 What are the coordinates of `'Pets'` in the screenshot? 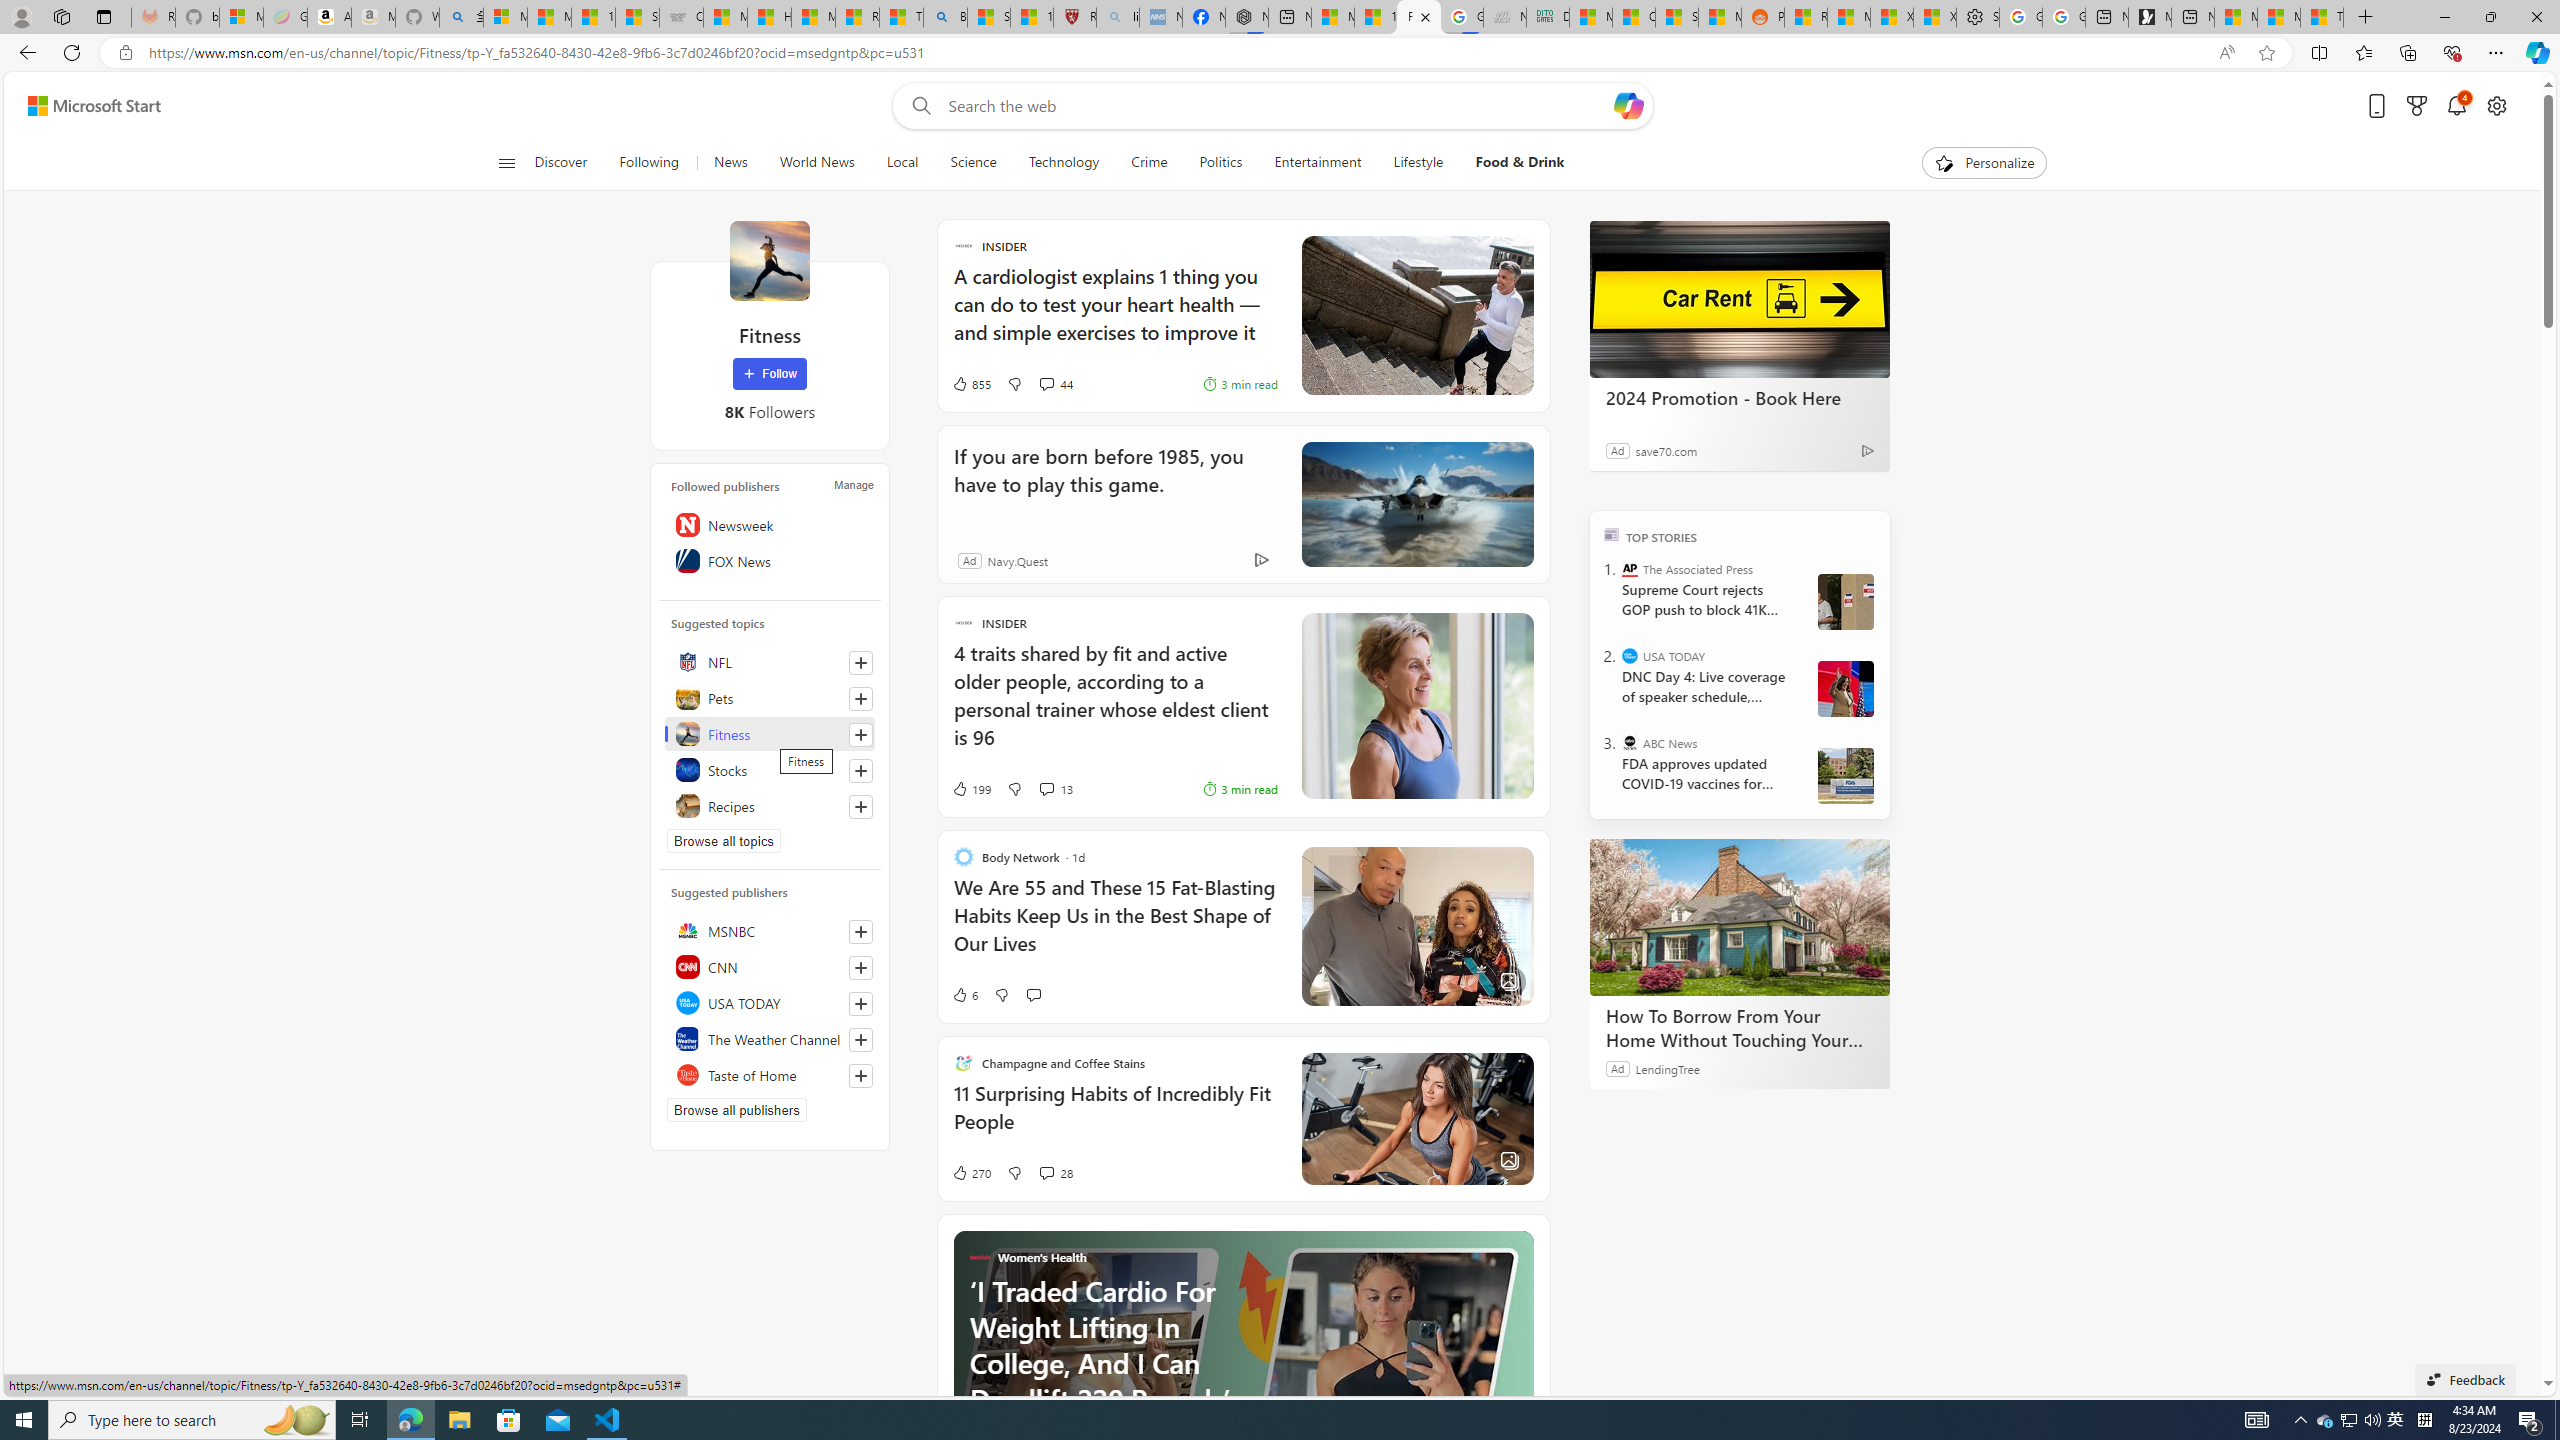 It's located at (770, 697).